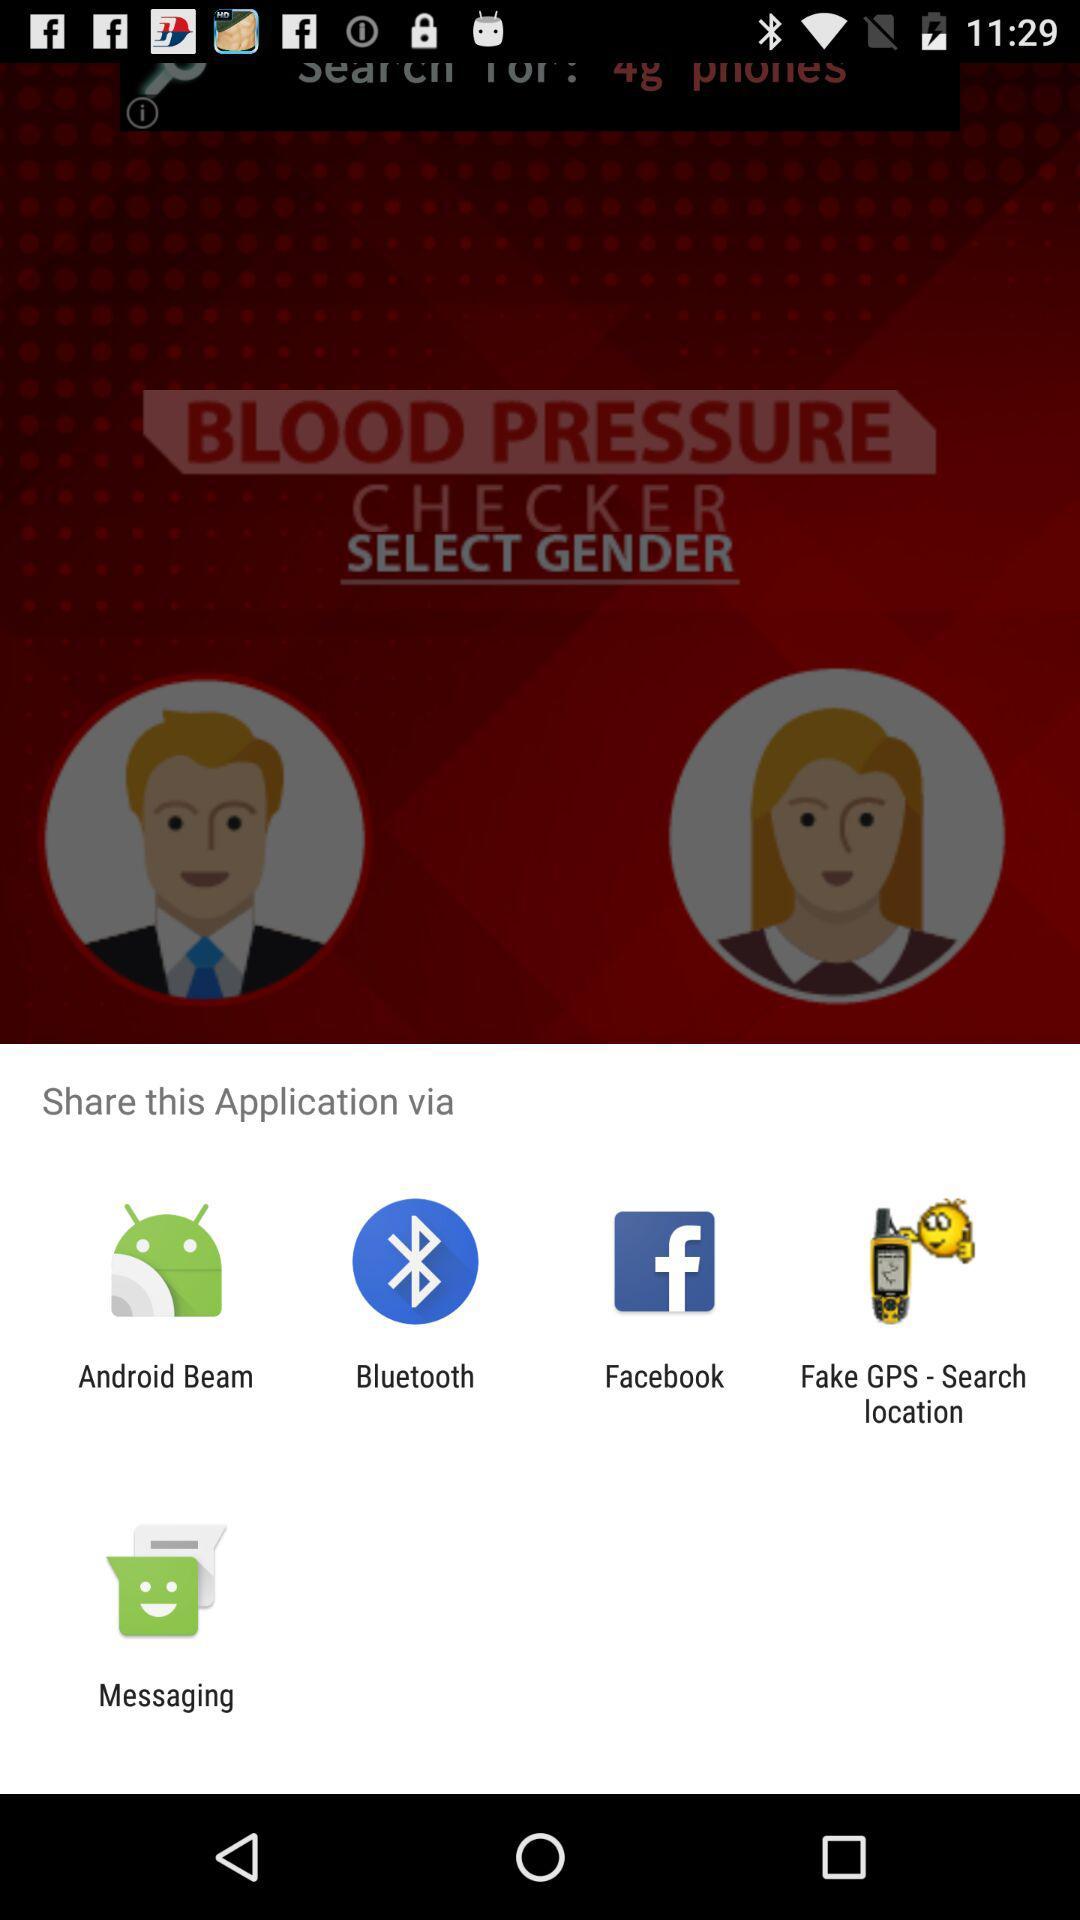 The height and width of the screenshot is (1920, 1080). Describe the element at coordinates (664, 1392) in the screenshot. I see `item next to fake gps search icon` at that location.